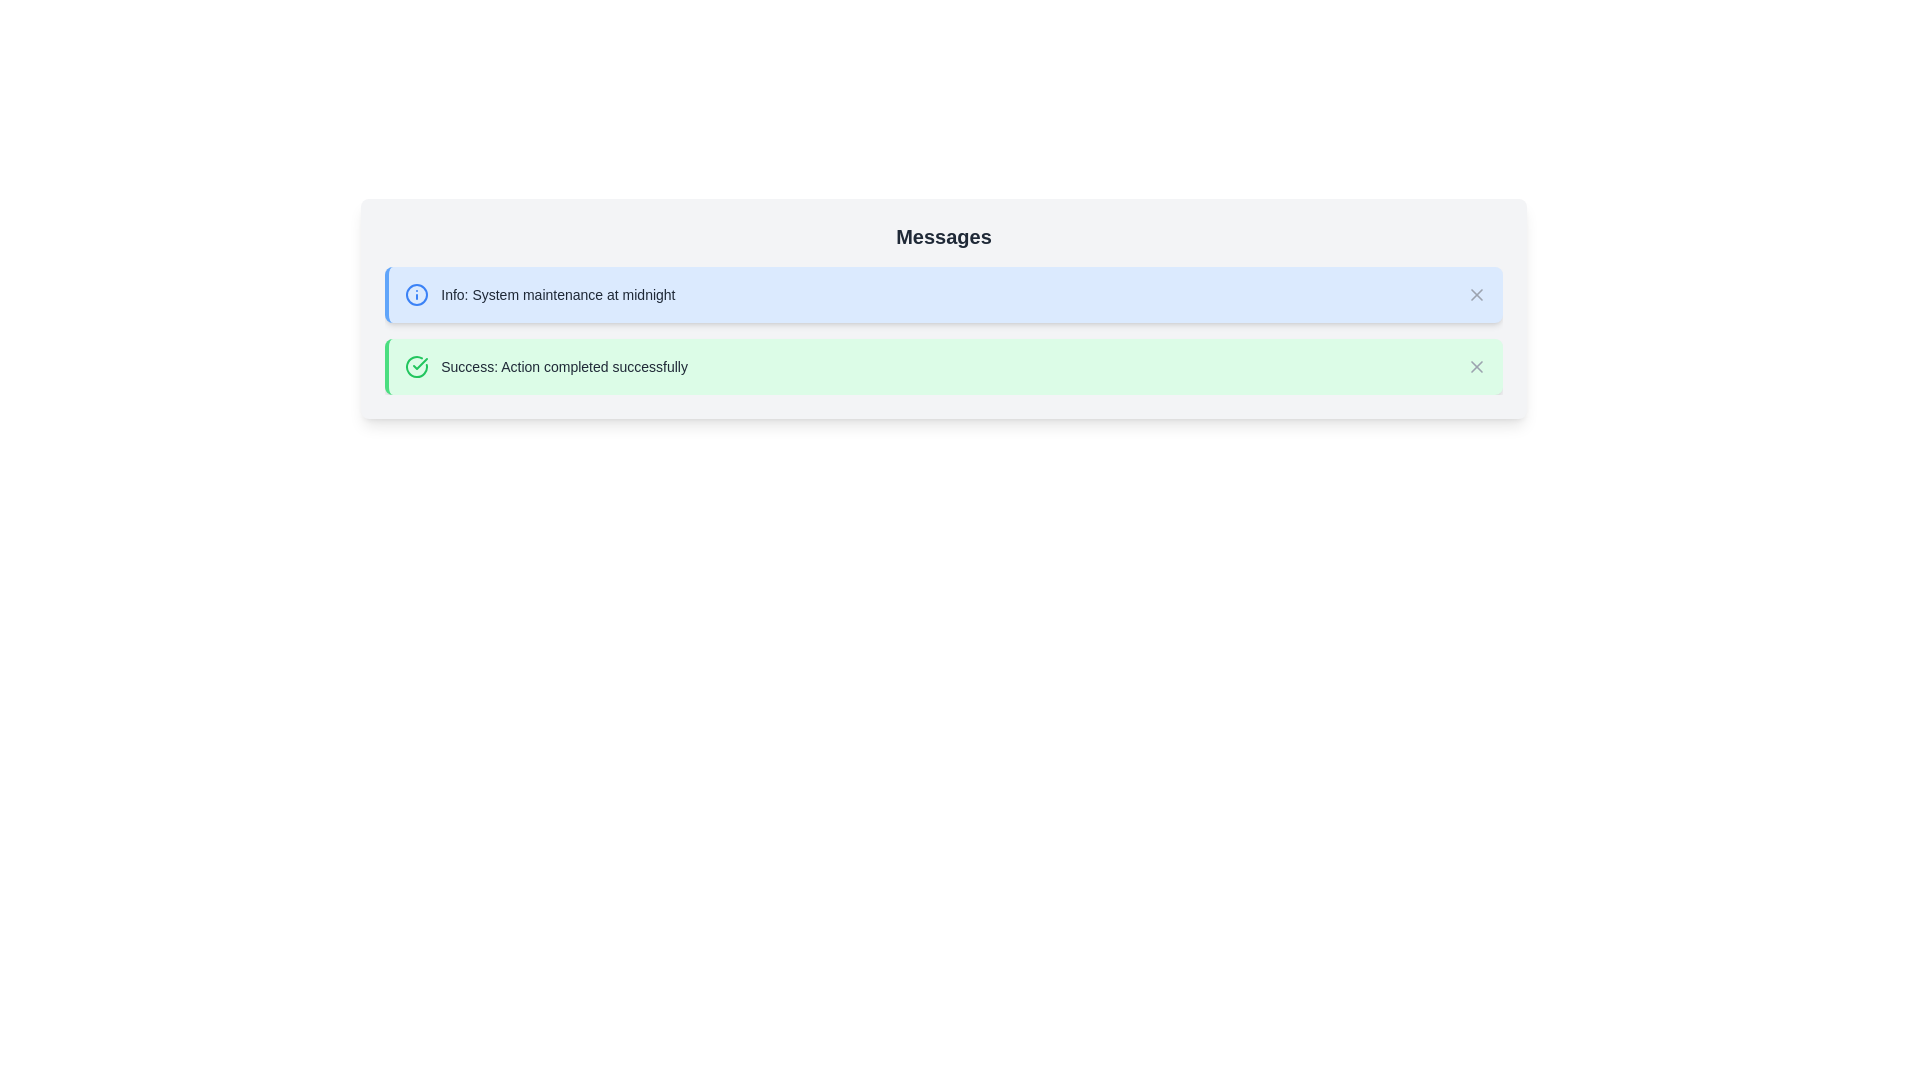 Image resolution: width=1920 pixels, height=1080 pixels. I want to click on informational message displayed on the Text label that notifies users about system maintenance scheduled at midnight, located to the right of the blue information icon in the upper segment of the message panel, so click(558, 294).